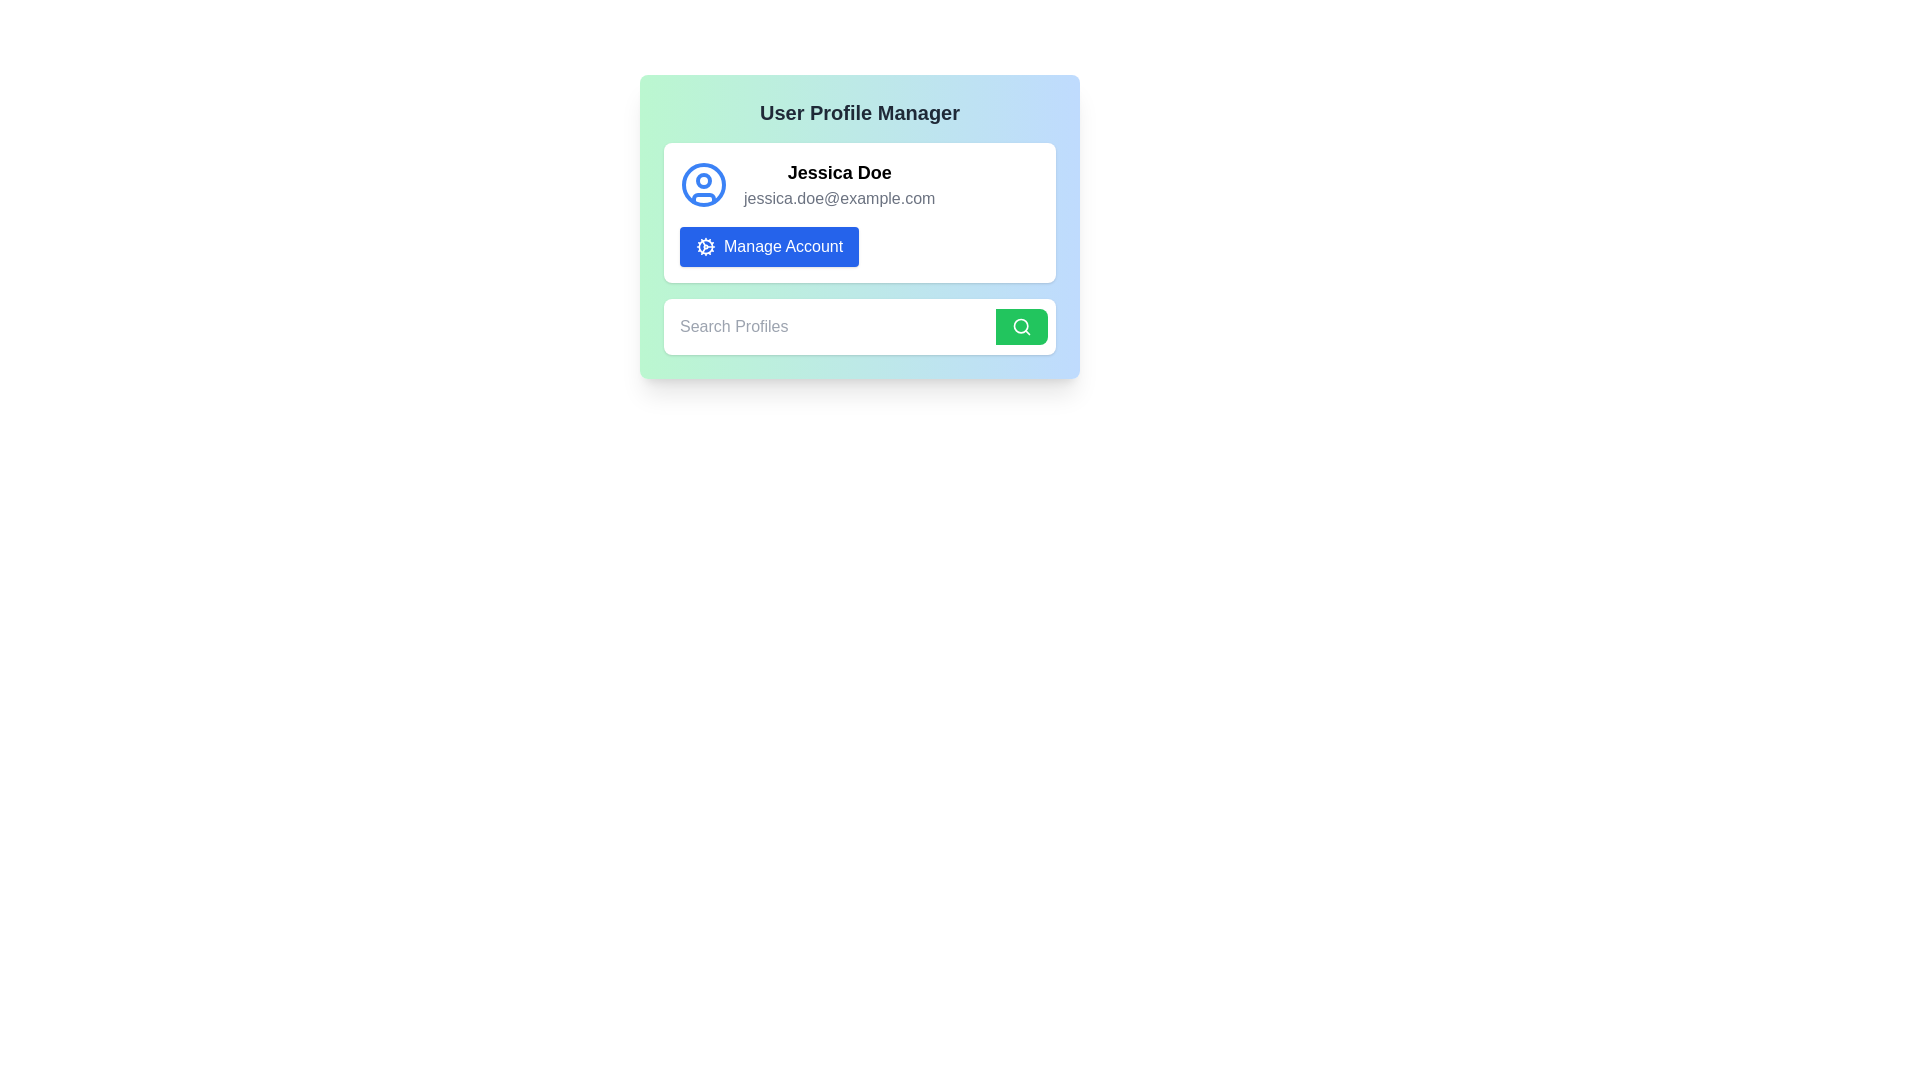 Image resolution: width=1920 pixels, height=1080 pixels. I want to click on the 'Manage Account' button's text label, which indicates the action to manage the user's account settings, positioned centrally below the user profile section, so click(782, 245).